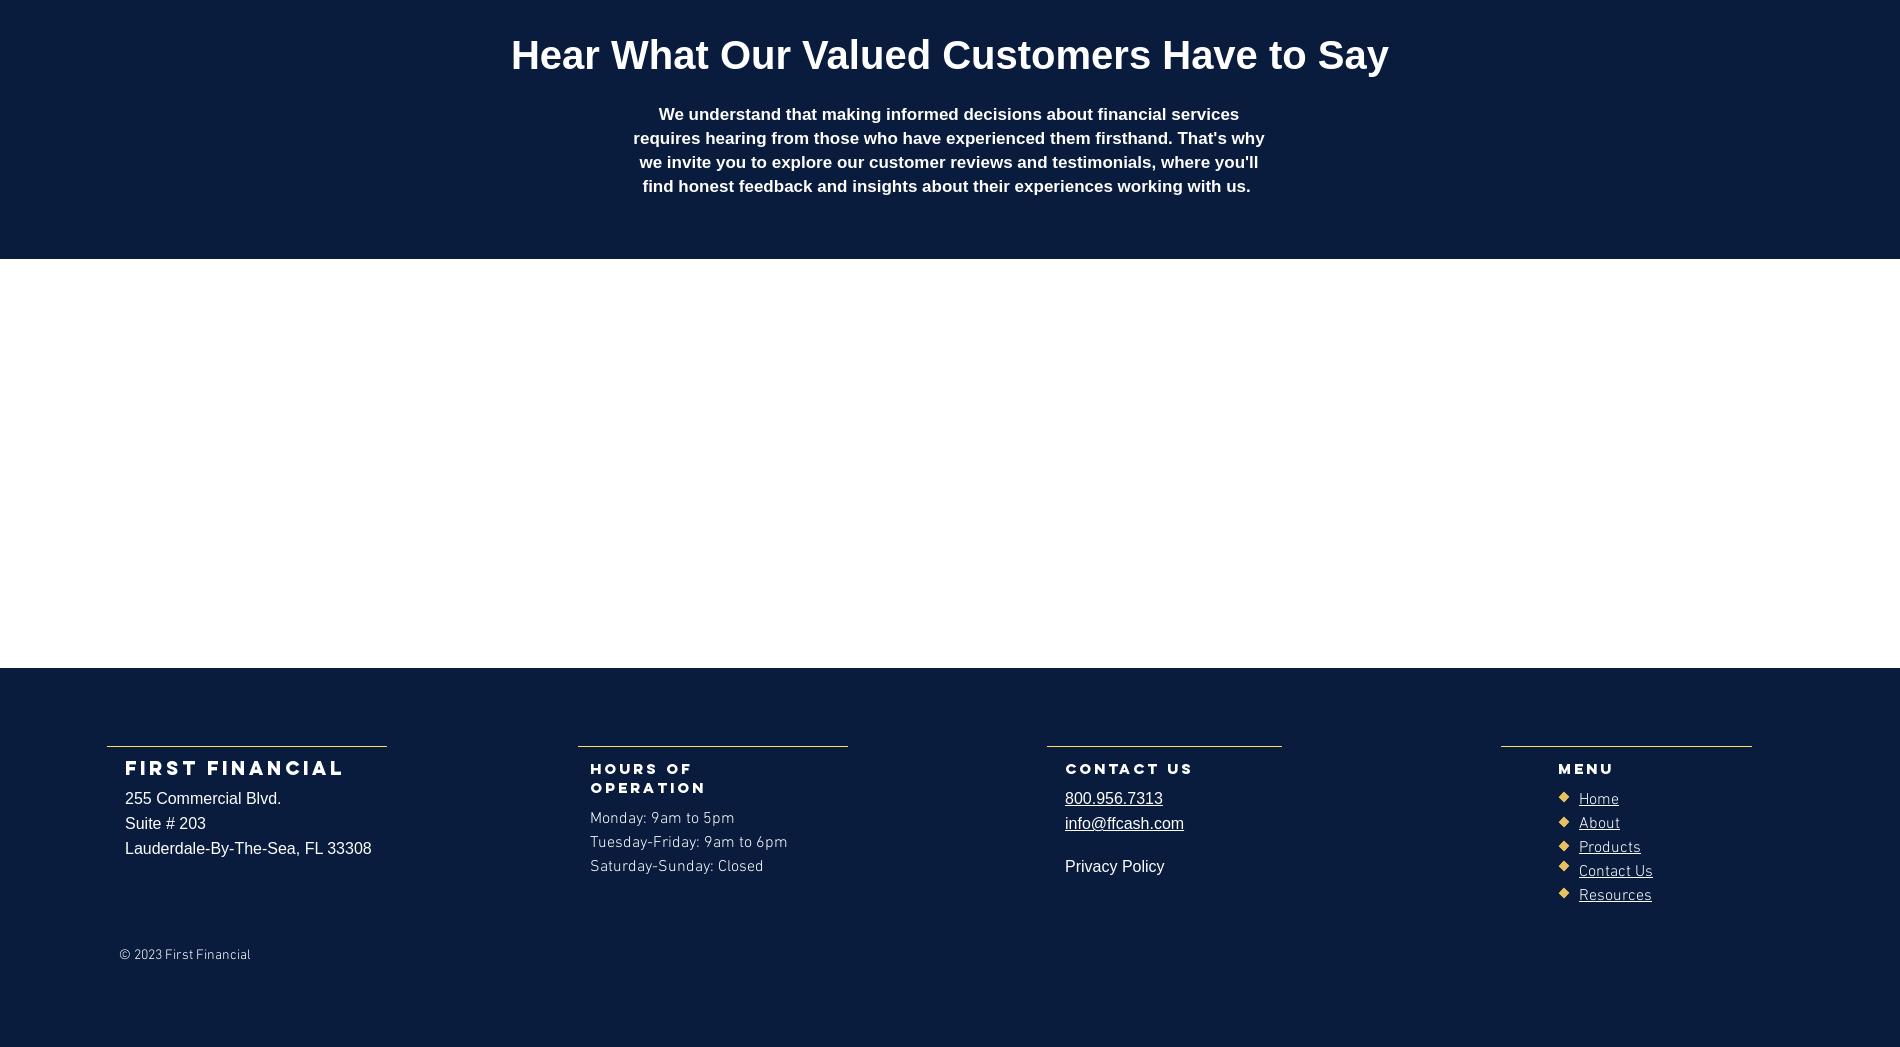 This screenshot has width=1900, height=1047. What do you see at coordinates (164, 823) in the screenshot?
I see `'Suite # 203'` at bounding box center [164, 823].